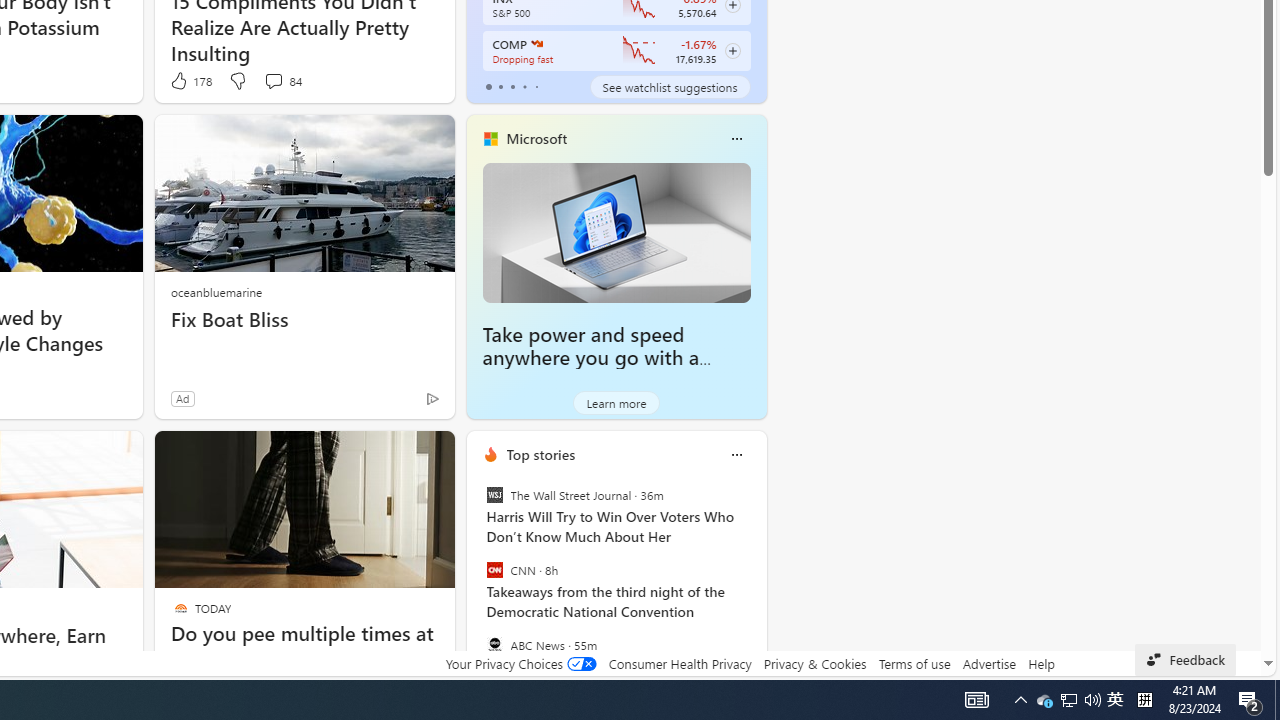 This screenshot has height=720, width=1280. Describe the element at coordinates (540, 454) in the screenshot. I see `'Top stories'` at that location.